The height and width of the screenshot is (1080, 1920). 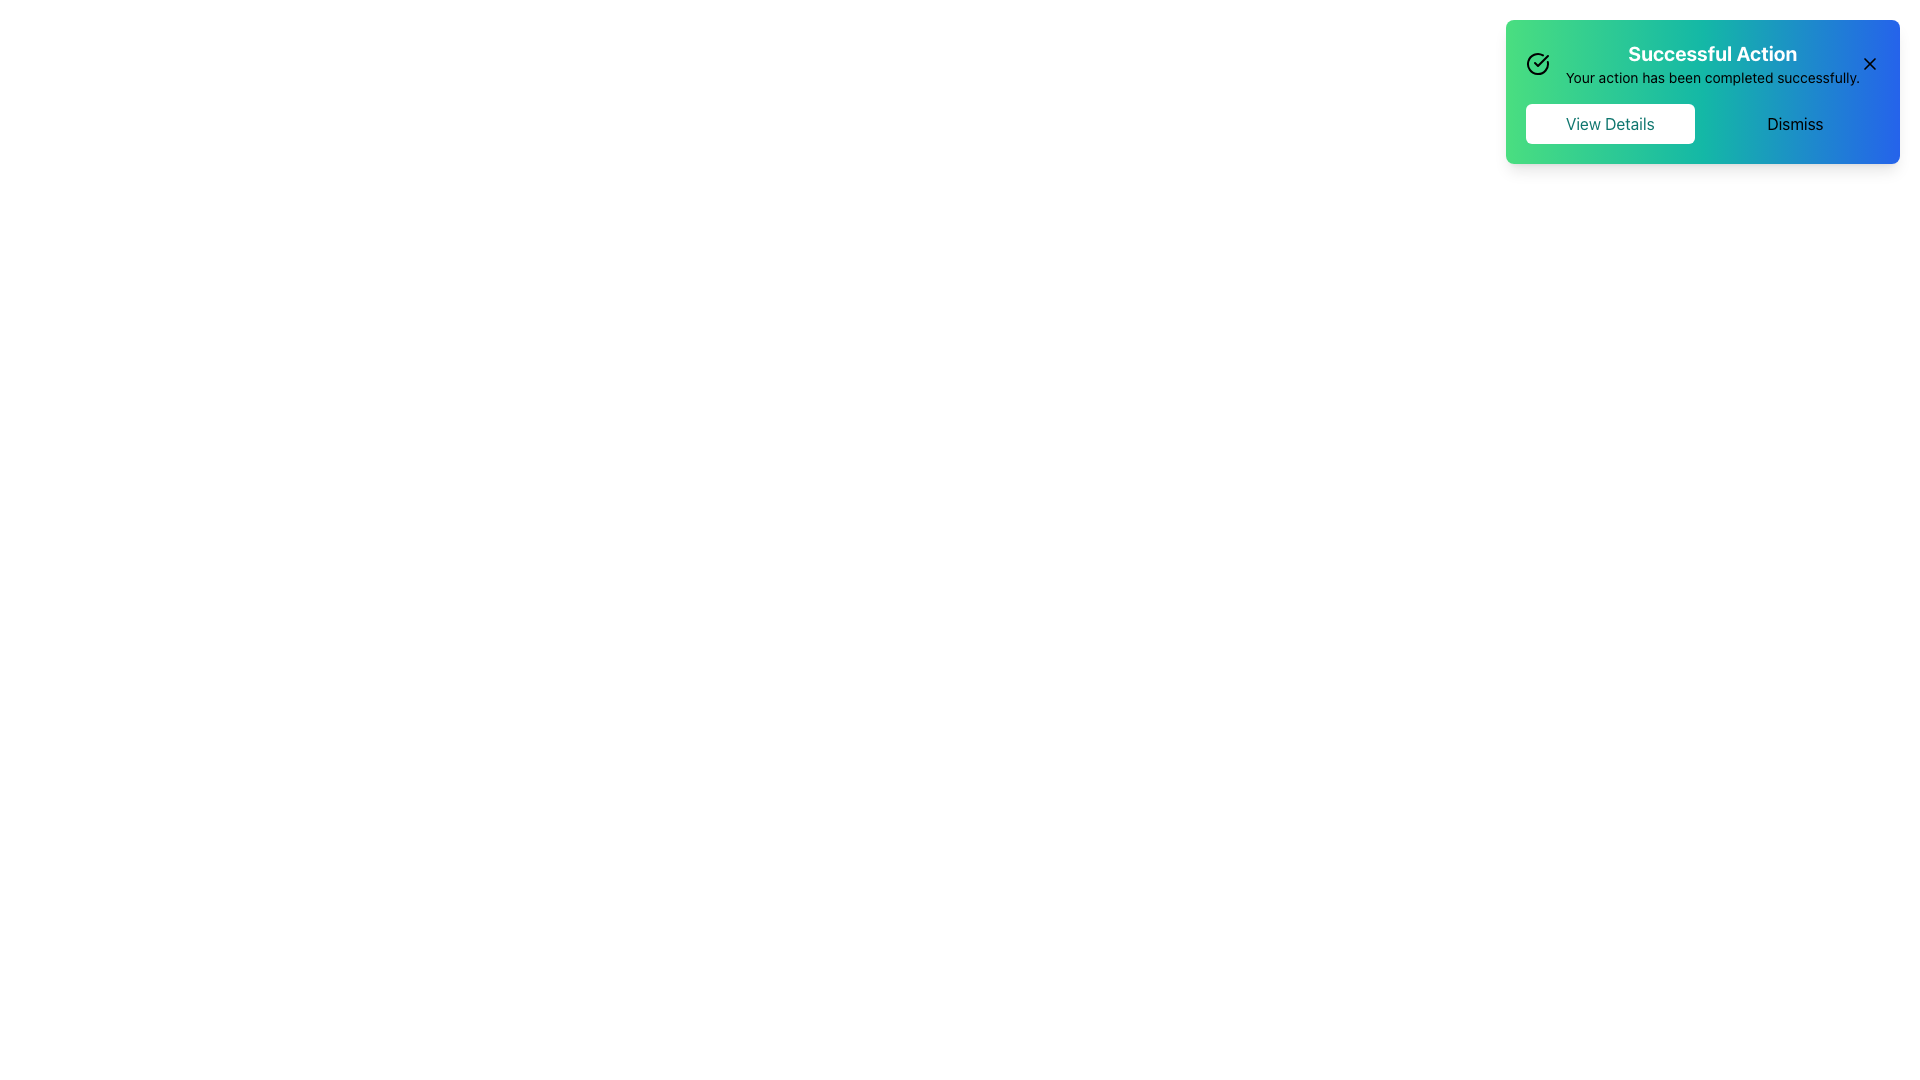 What do you see at coordinates (1701, 123) in the screenshot?
I see `the 'View Details' button located at the bottom part of the notification box in the top-right corner of the interface` at bounding box center [1701, 123].